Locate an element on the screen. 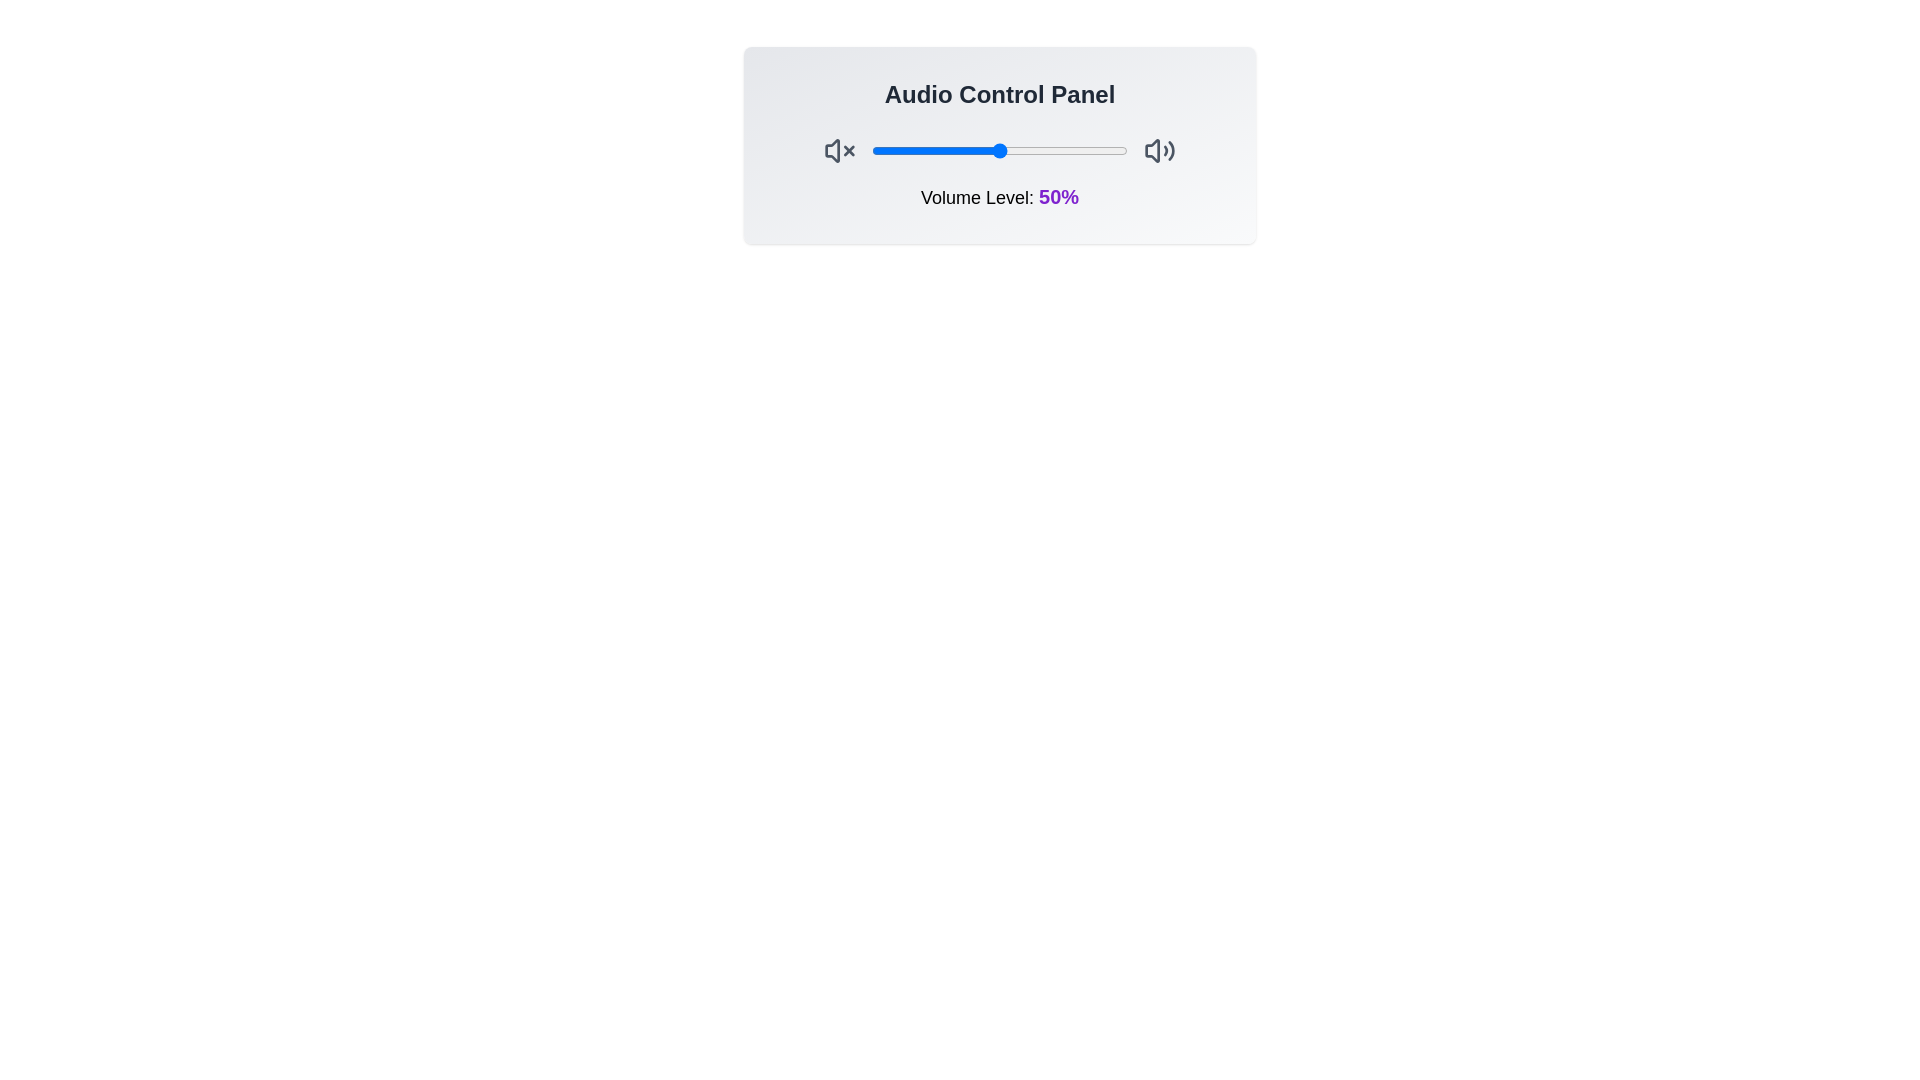  the mute button located on the leftmost side of the audio control panel is located at coordinates (840, 149).